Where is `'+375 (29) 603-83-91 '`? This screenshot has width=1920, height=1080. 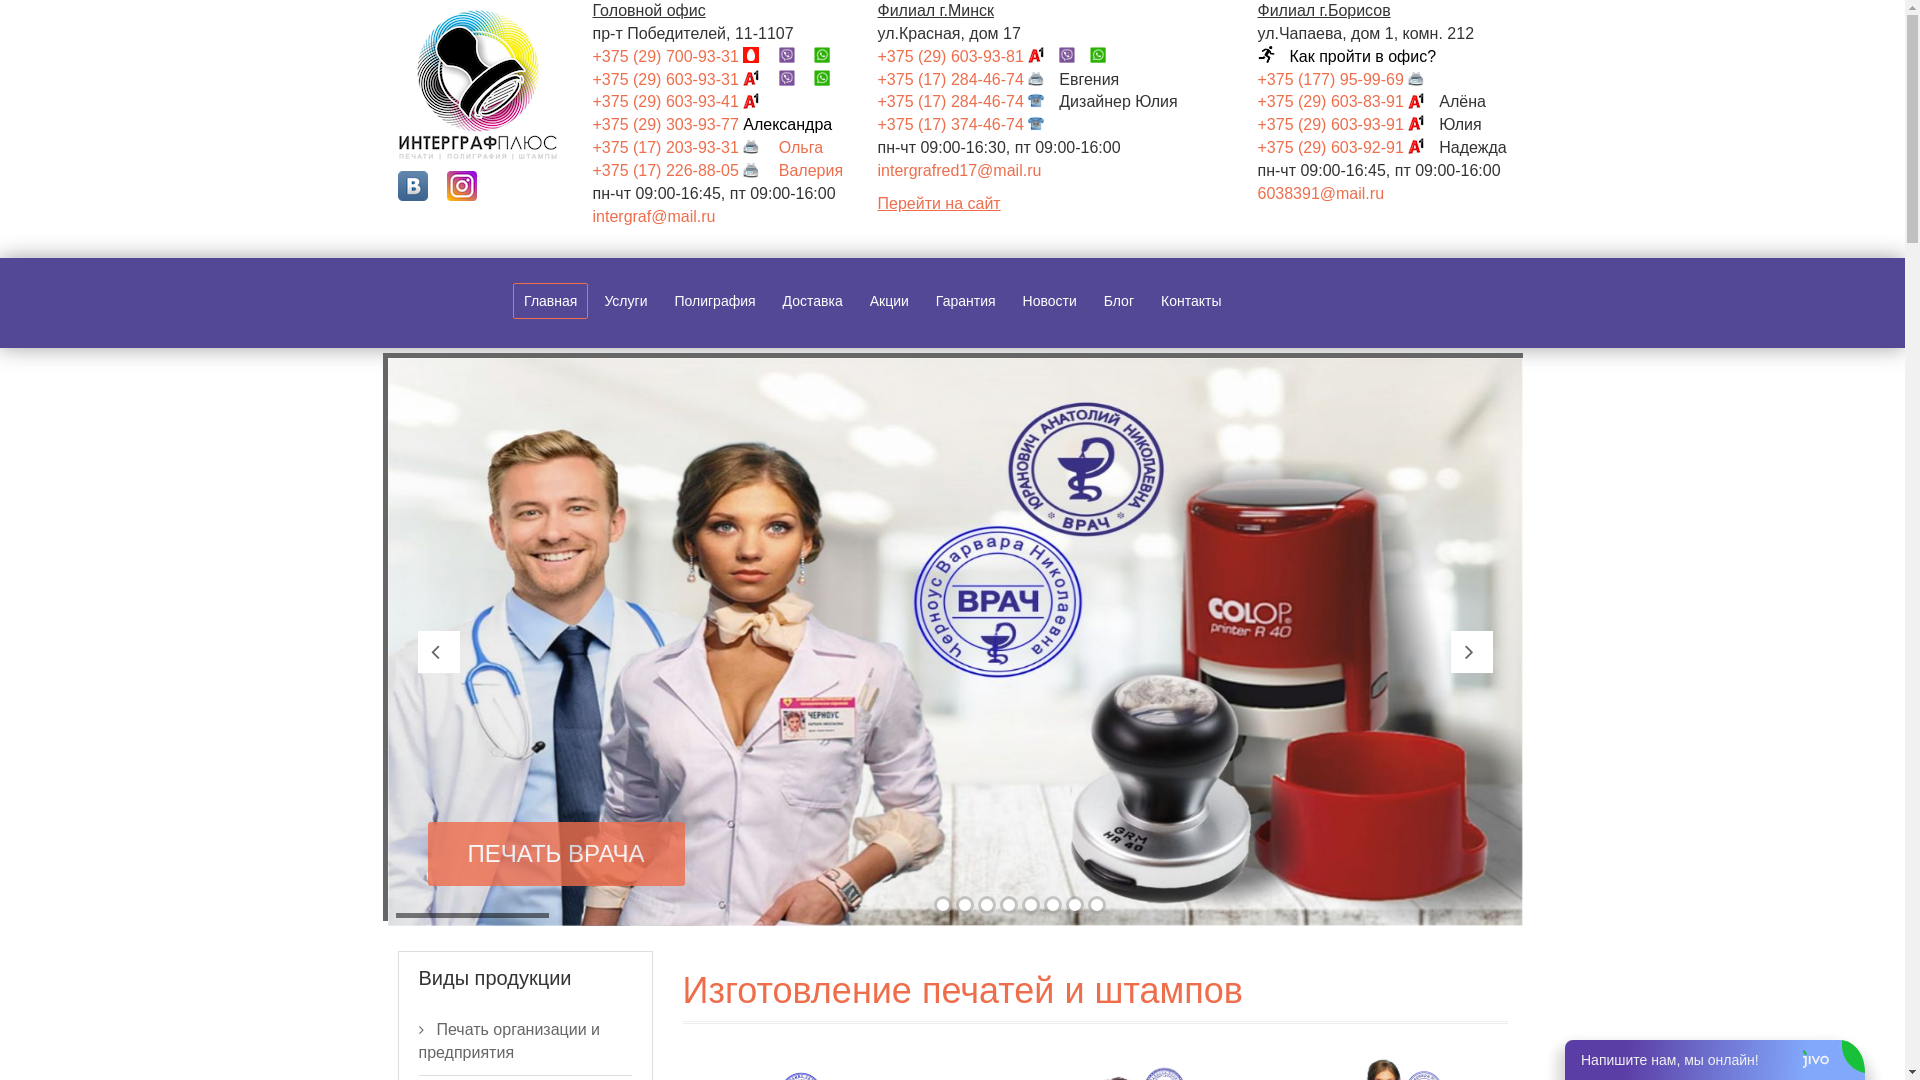
'+375 (29) 603-83-91 ' is located at coordinates (1348, 101).